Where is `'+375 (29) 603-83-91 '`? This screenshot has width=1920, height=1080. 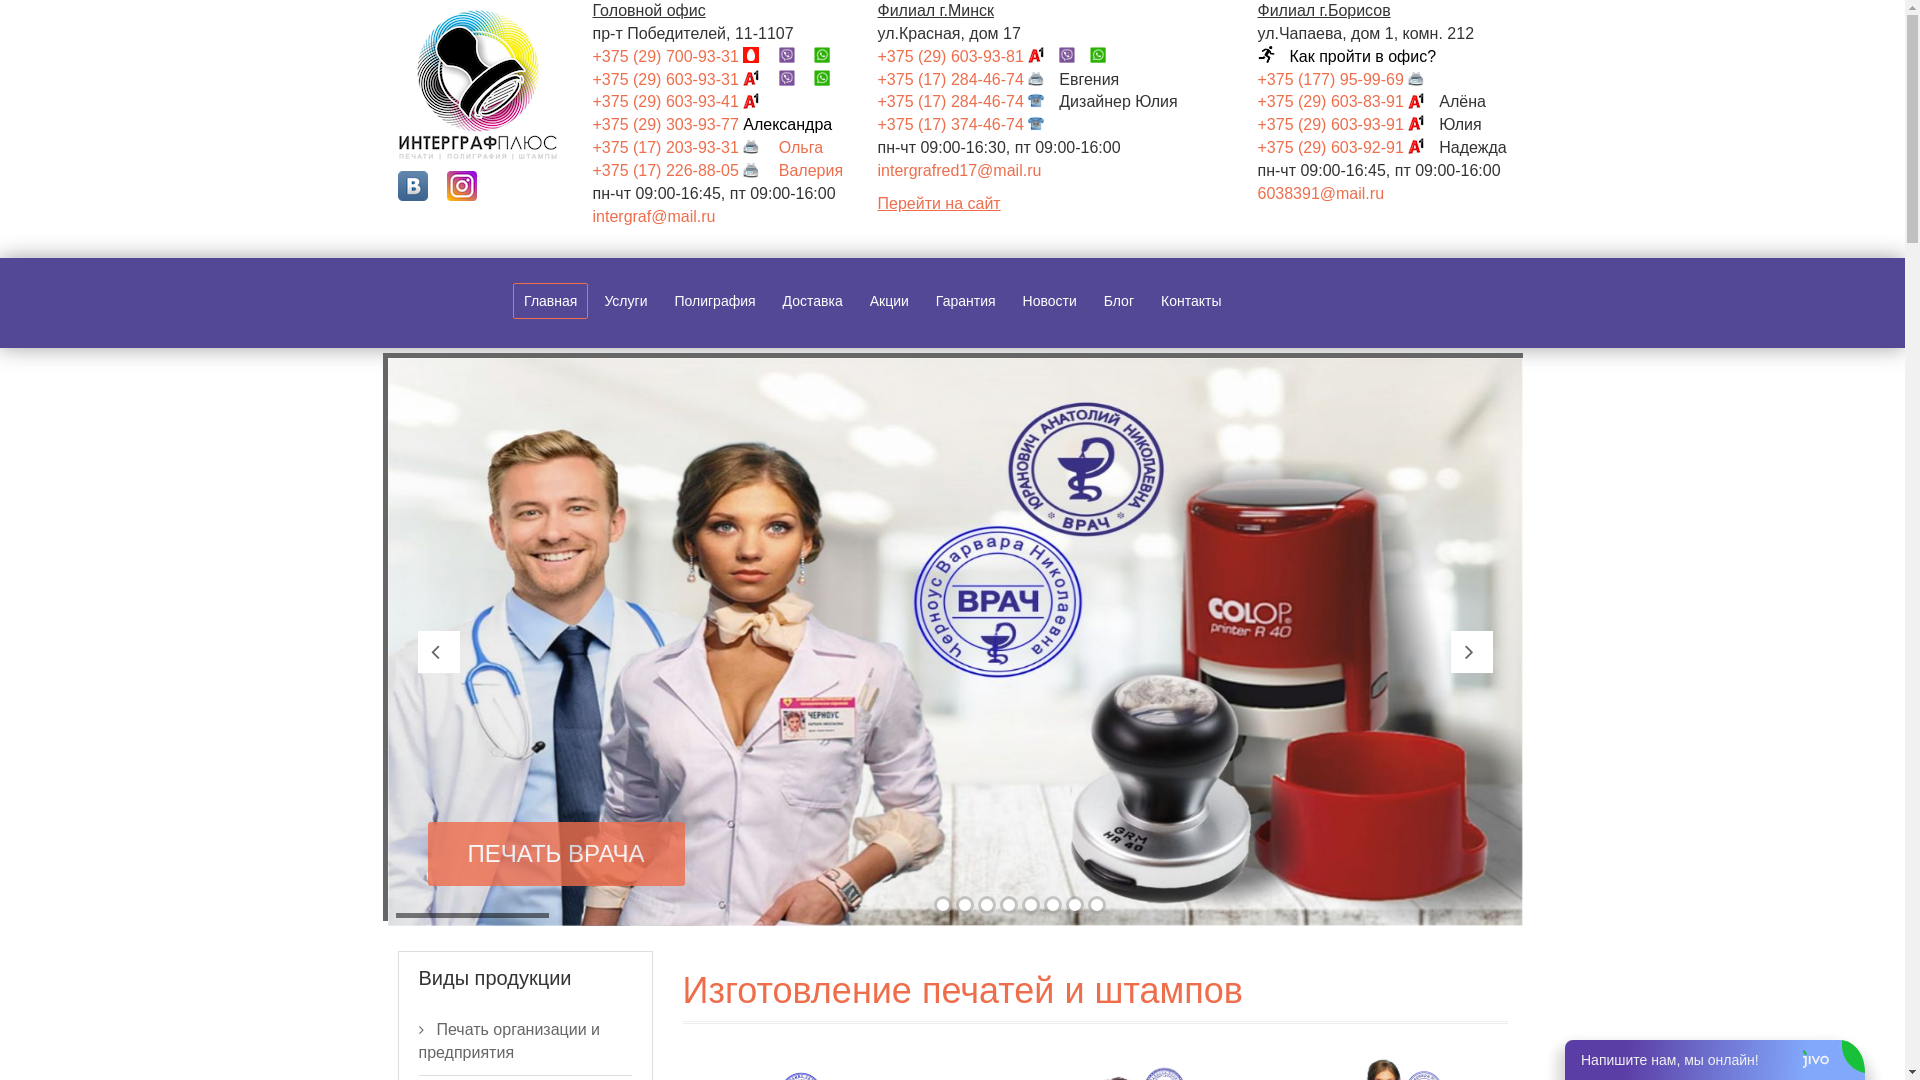
'+375 (29) 603-83-91 ' is located at coordinates (1348, 101).